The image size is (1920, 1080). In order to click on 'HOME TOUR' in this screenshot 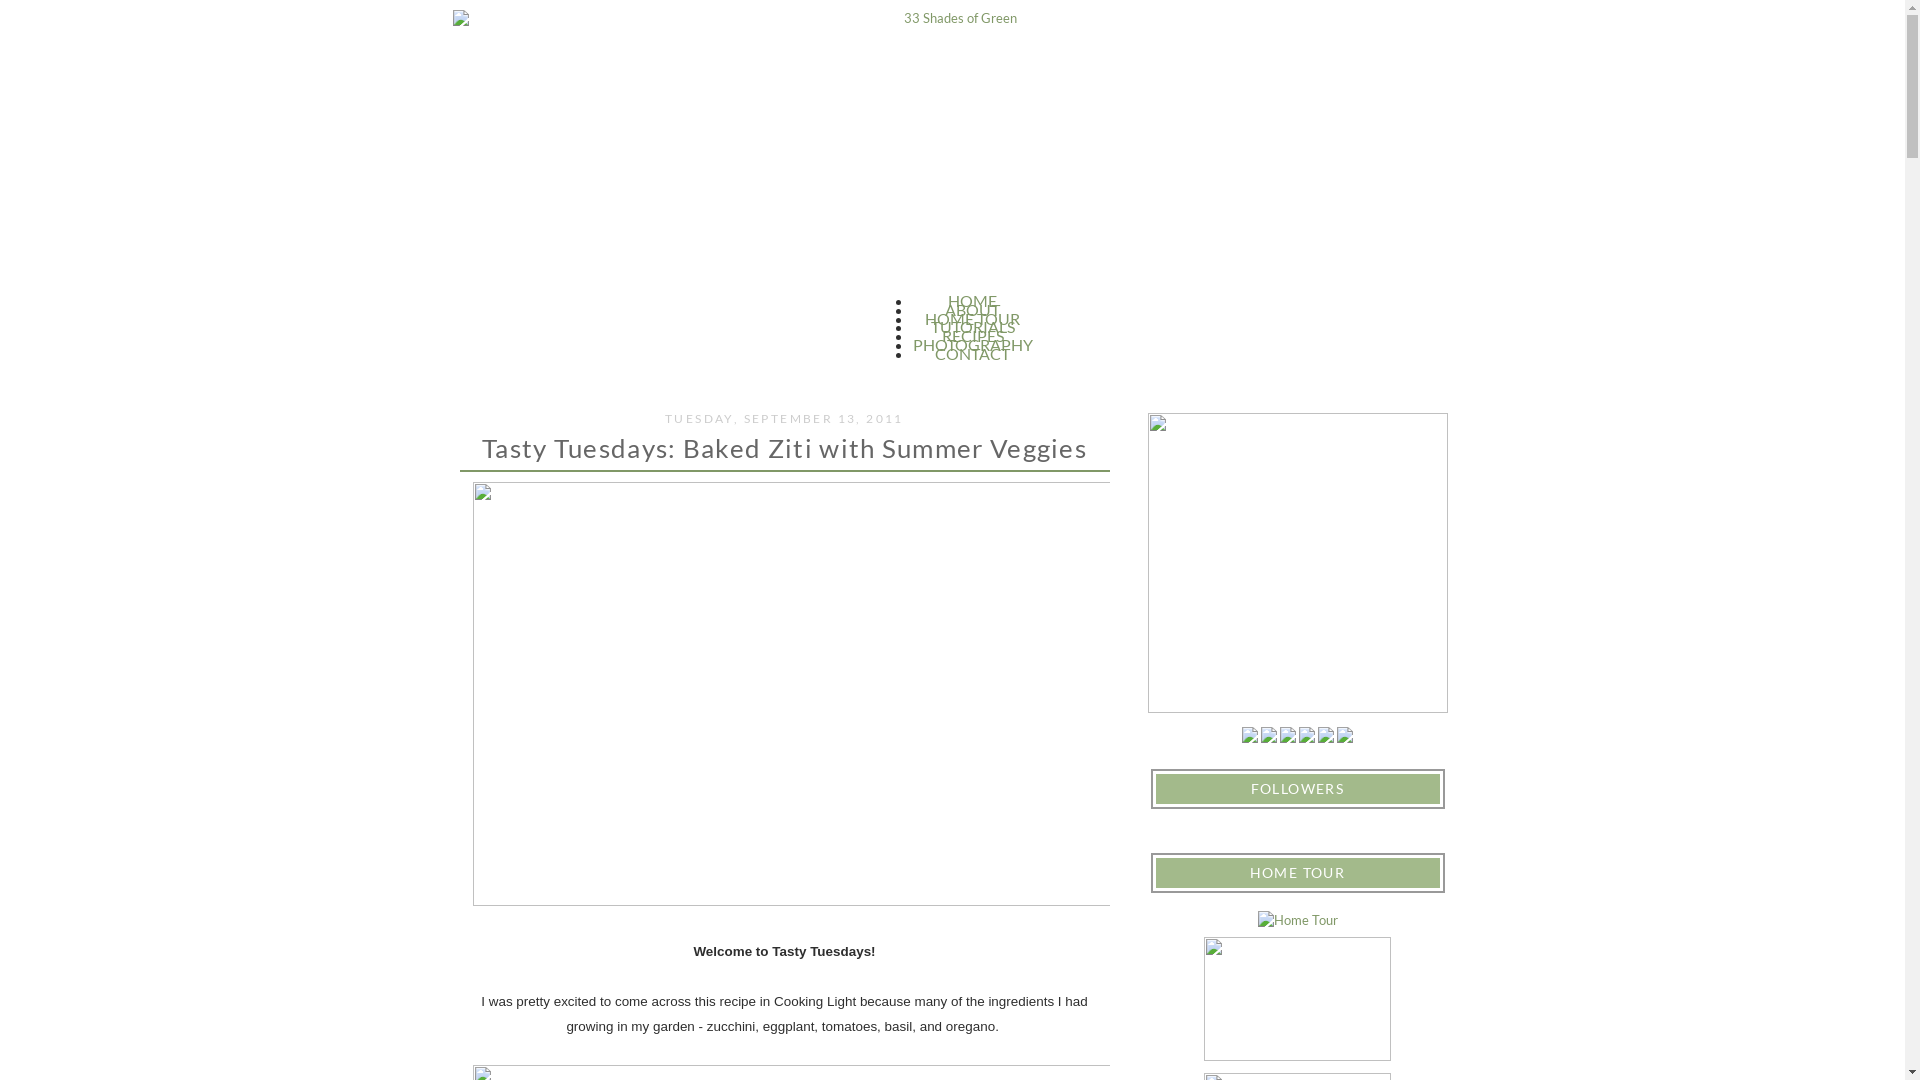, I will do `click(924, 317)`.